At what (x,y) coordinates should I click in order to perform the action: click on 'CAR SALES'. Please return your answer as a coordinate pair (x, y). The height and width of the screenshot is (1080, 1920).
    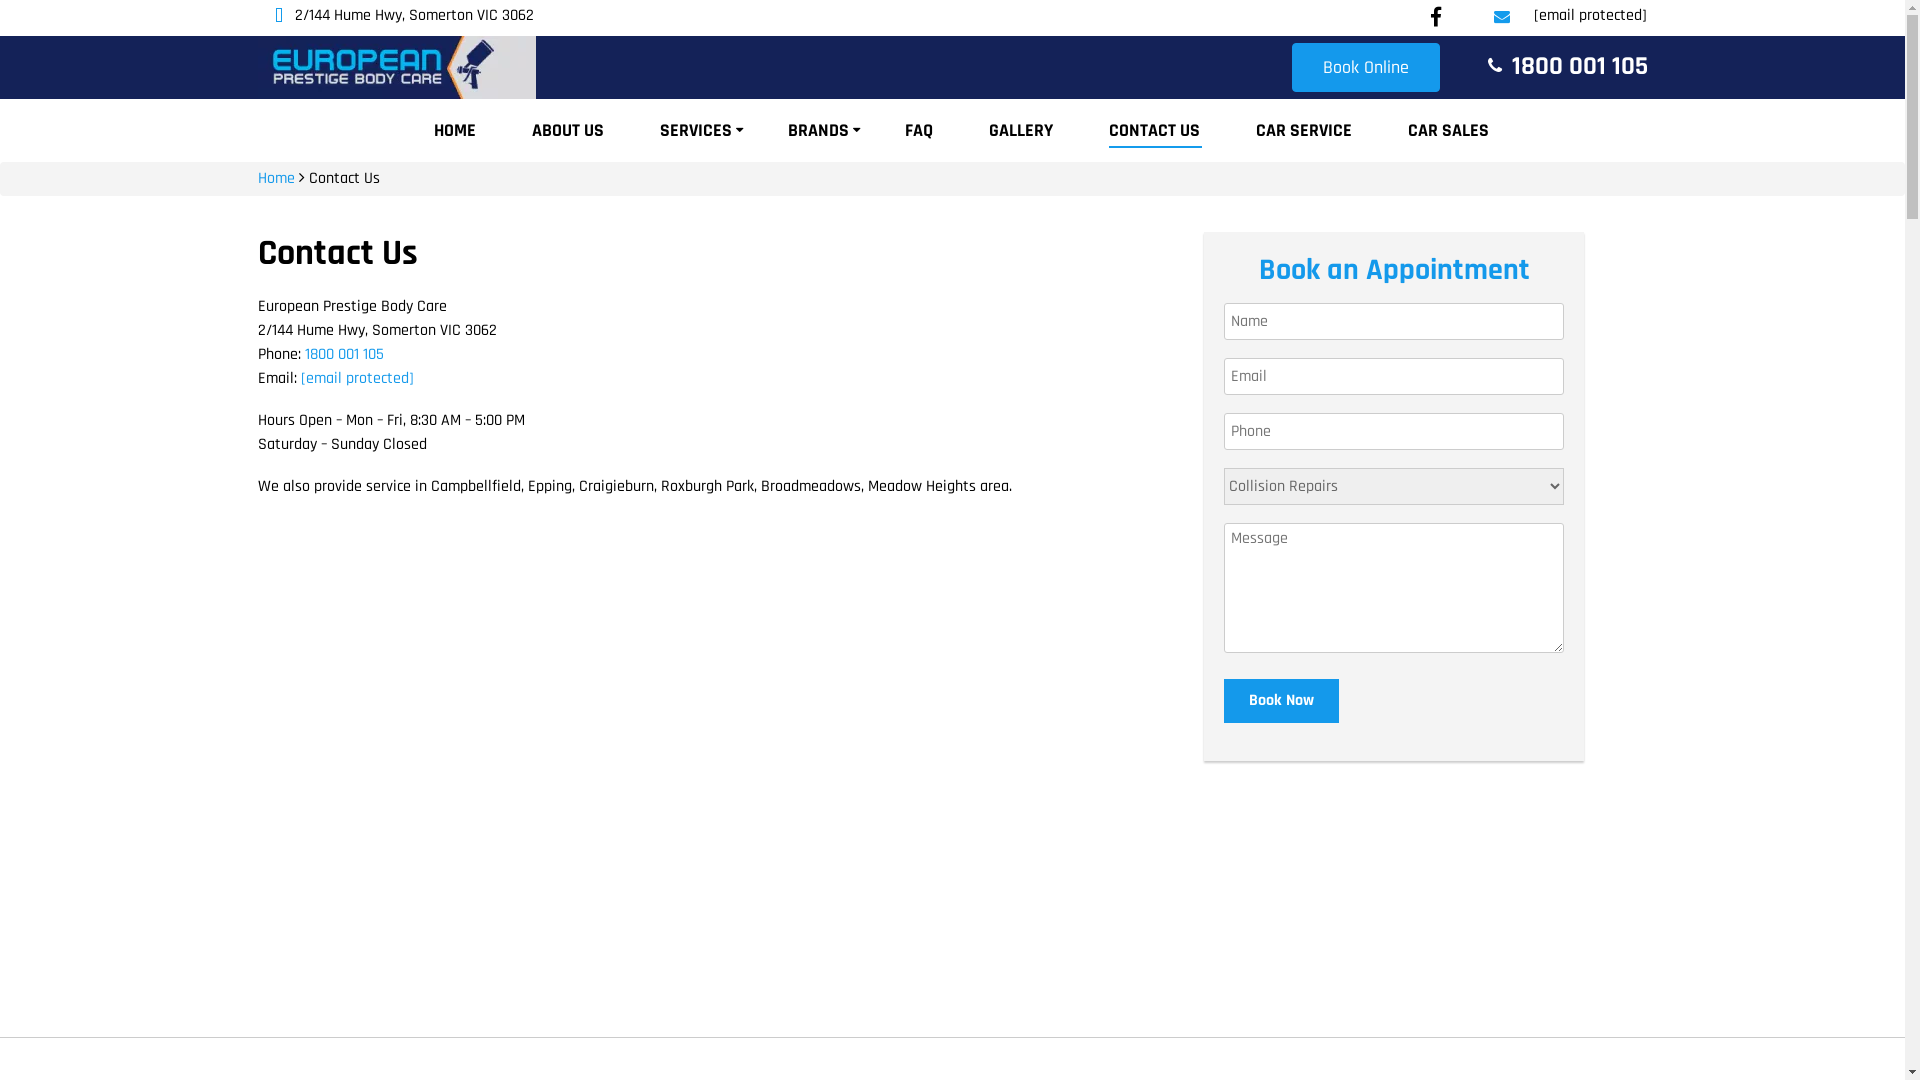
    Looking at the image, I should click on (1448, 130).